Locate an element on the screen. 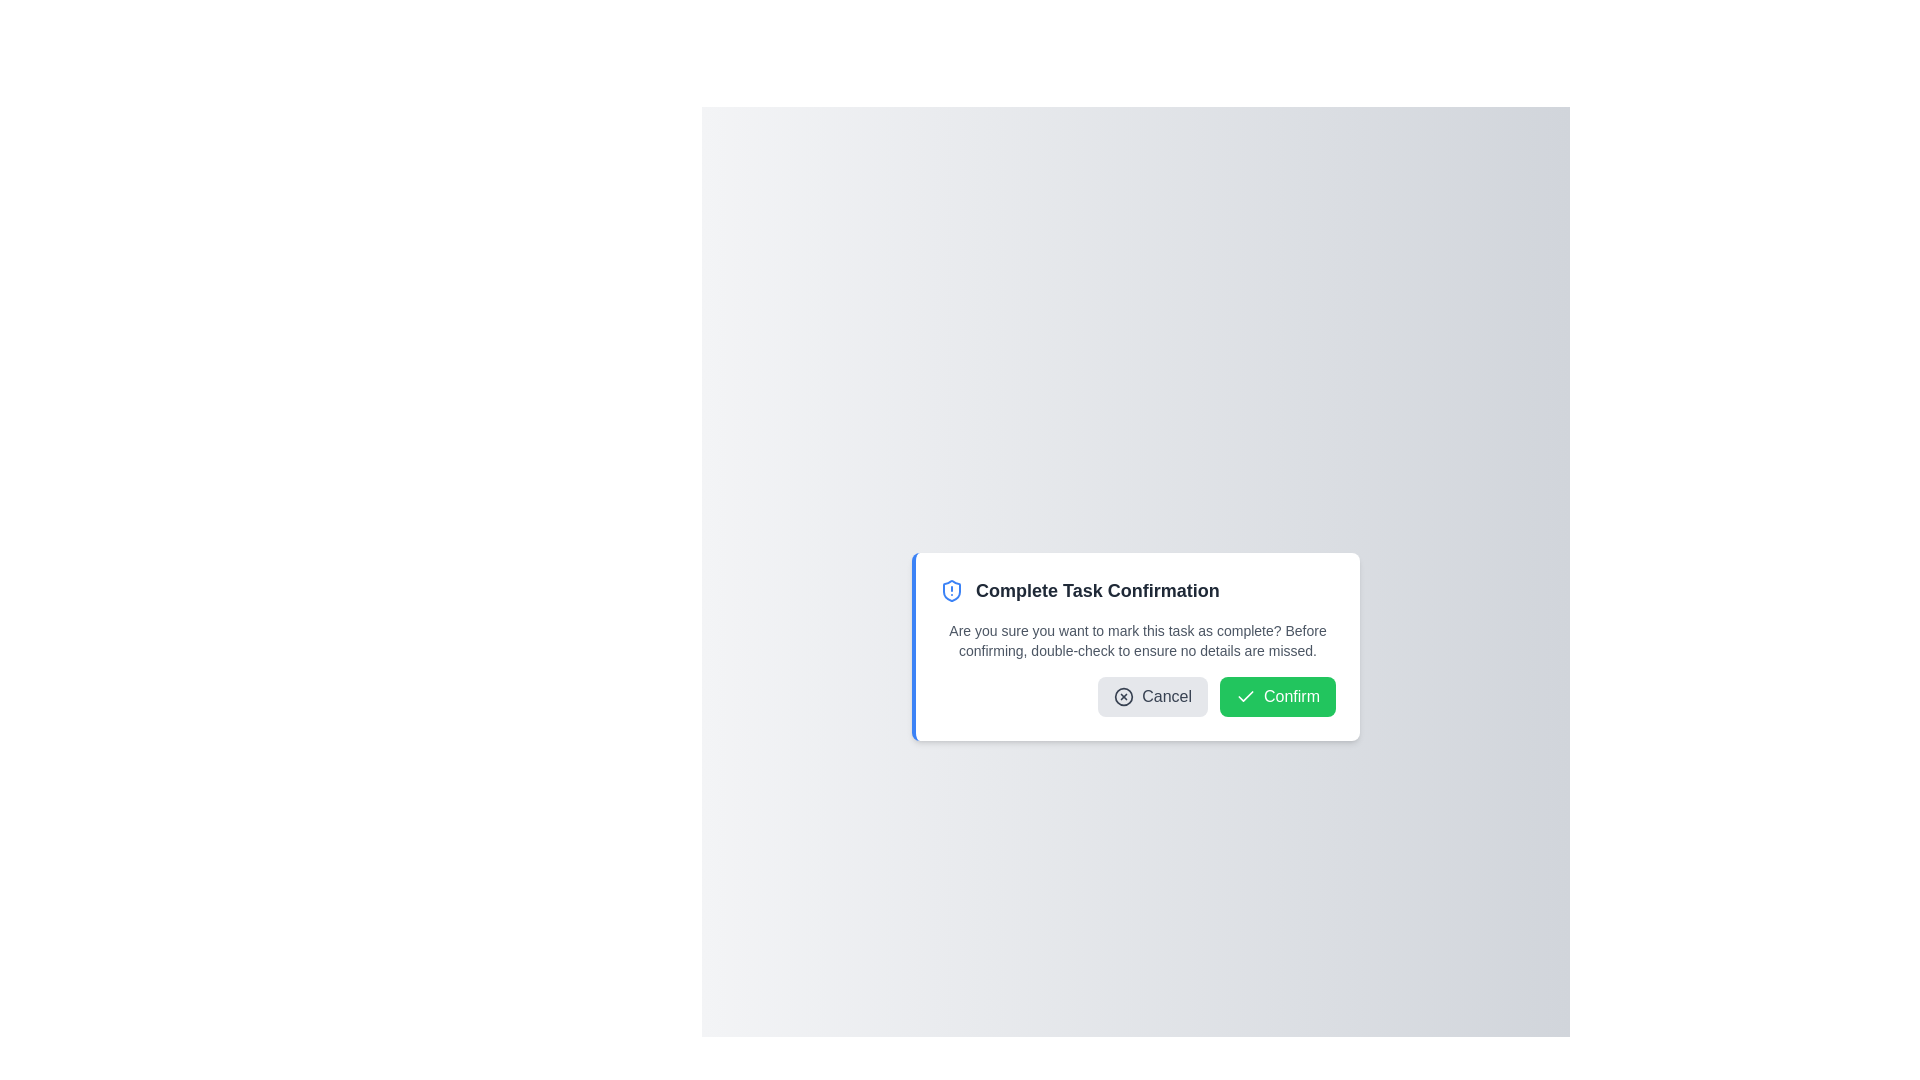 The image size is (1920, 1080). the blue shield icon with an alert symbol inside, located to the left of the text 'Complete Task Confirmation' in the modal is located at coordinates (950, 589).